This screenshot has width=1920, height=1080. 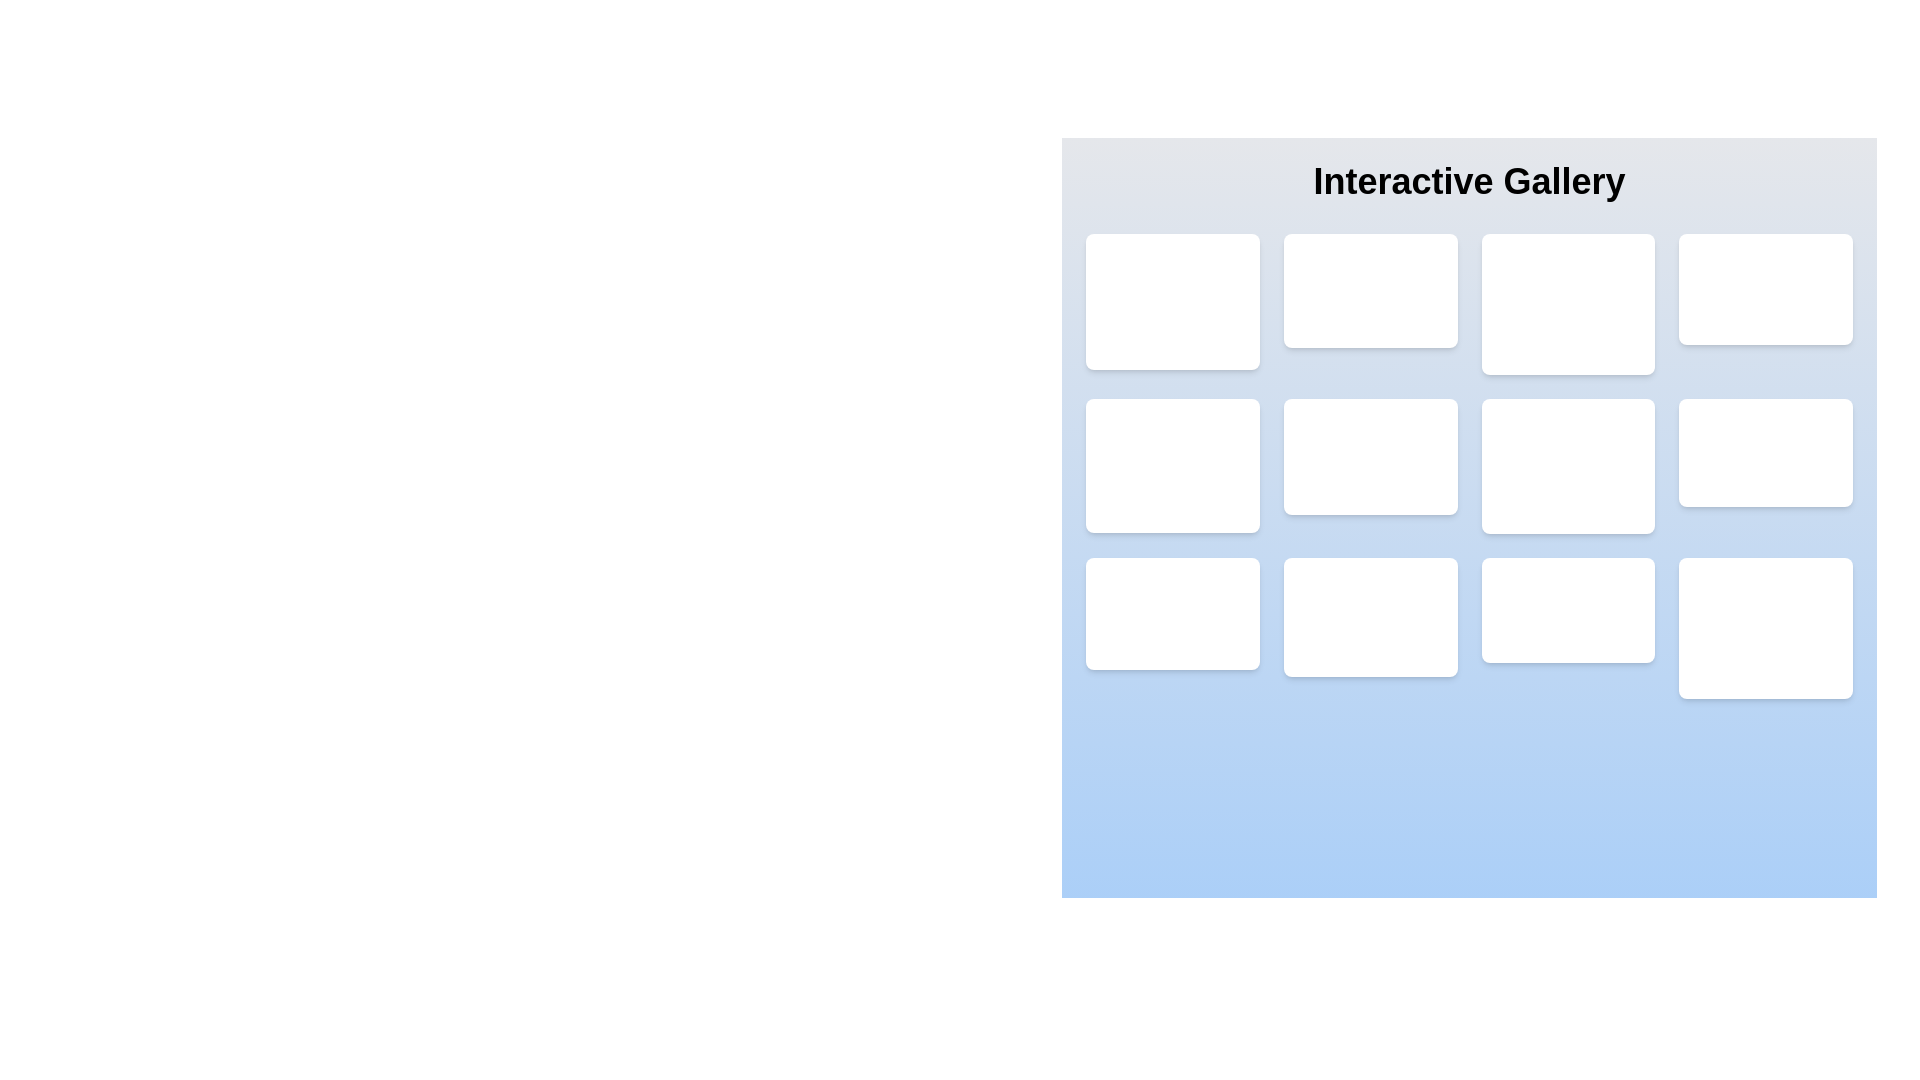 What do you see at coordinates (1766, 453) in the screenshot?
I see `the Interactive art card displaying 'Artwork #8Description about artwork #8', which is styled with a white background and rounded corners, located in the fourth column and second row of the gallery` at bounding box center [1766, 453].